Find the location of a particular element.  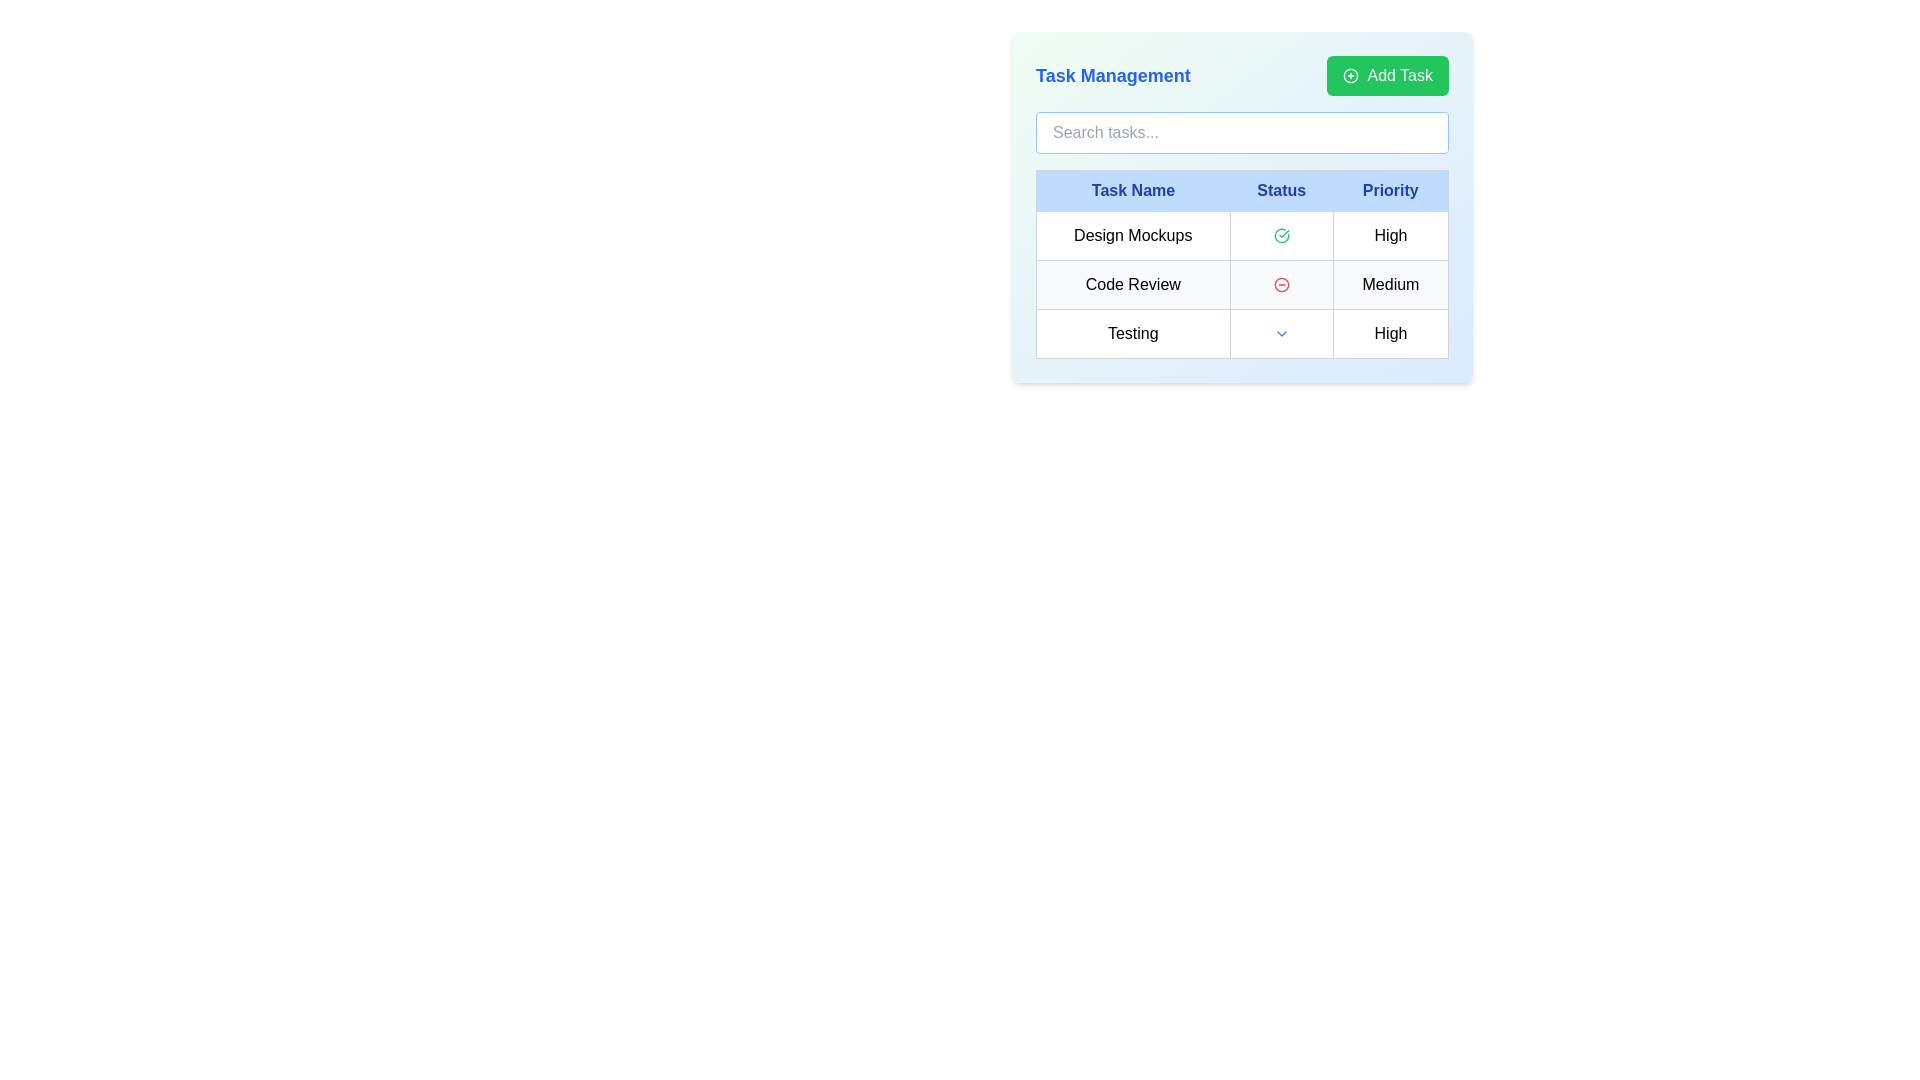

the first row of the task table is located at coordinates (1241, 234).